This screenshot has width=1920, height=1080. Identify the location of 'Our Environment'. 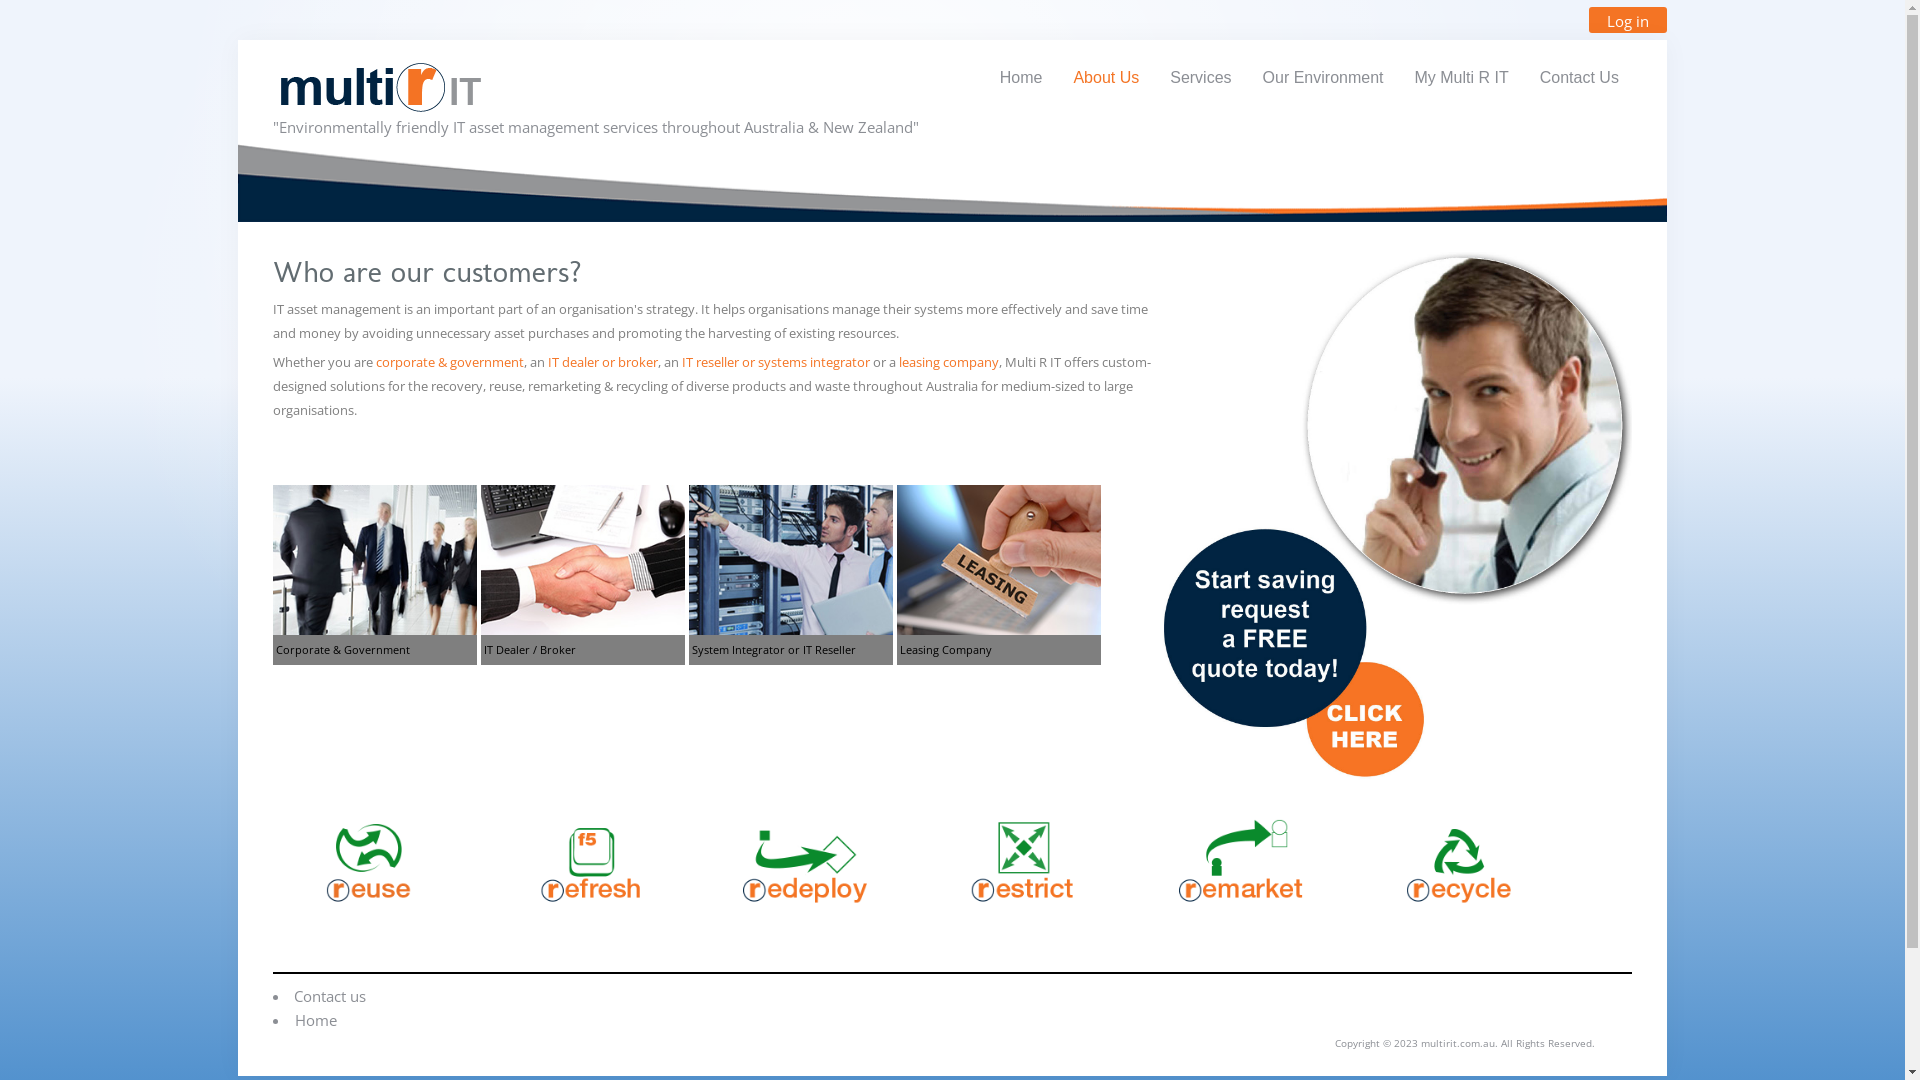
(1323, 76).